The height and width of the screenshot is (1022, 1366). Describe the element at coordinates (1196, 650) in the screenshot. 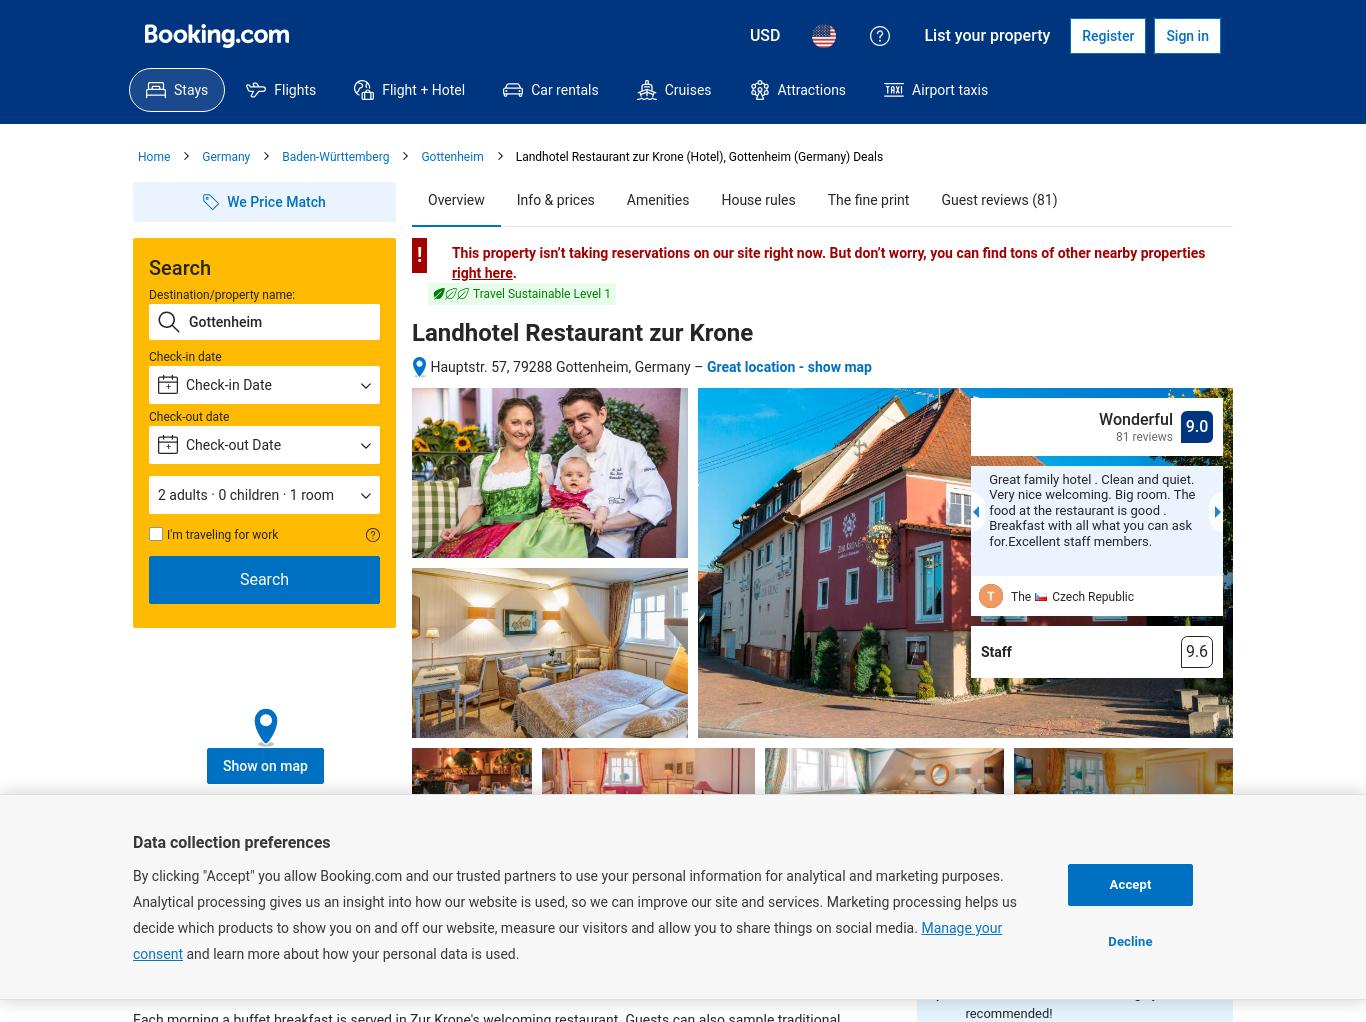

I see `'9.6'` at that location.